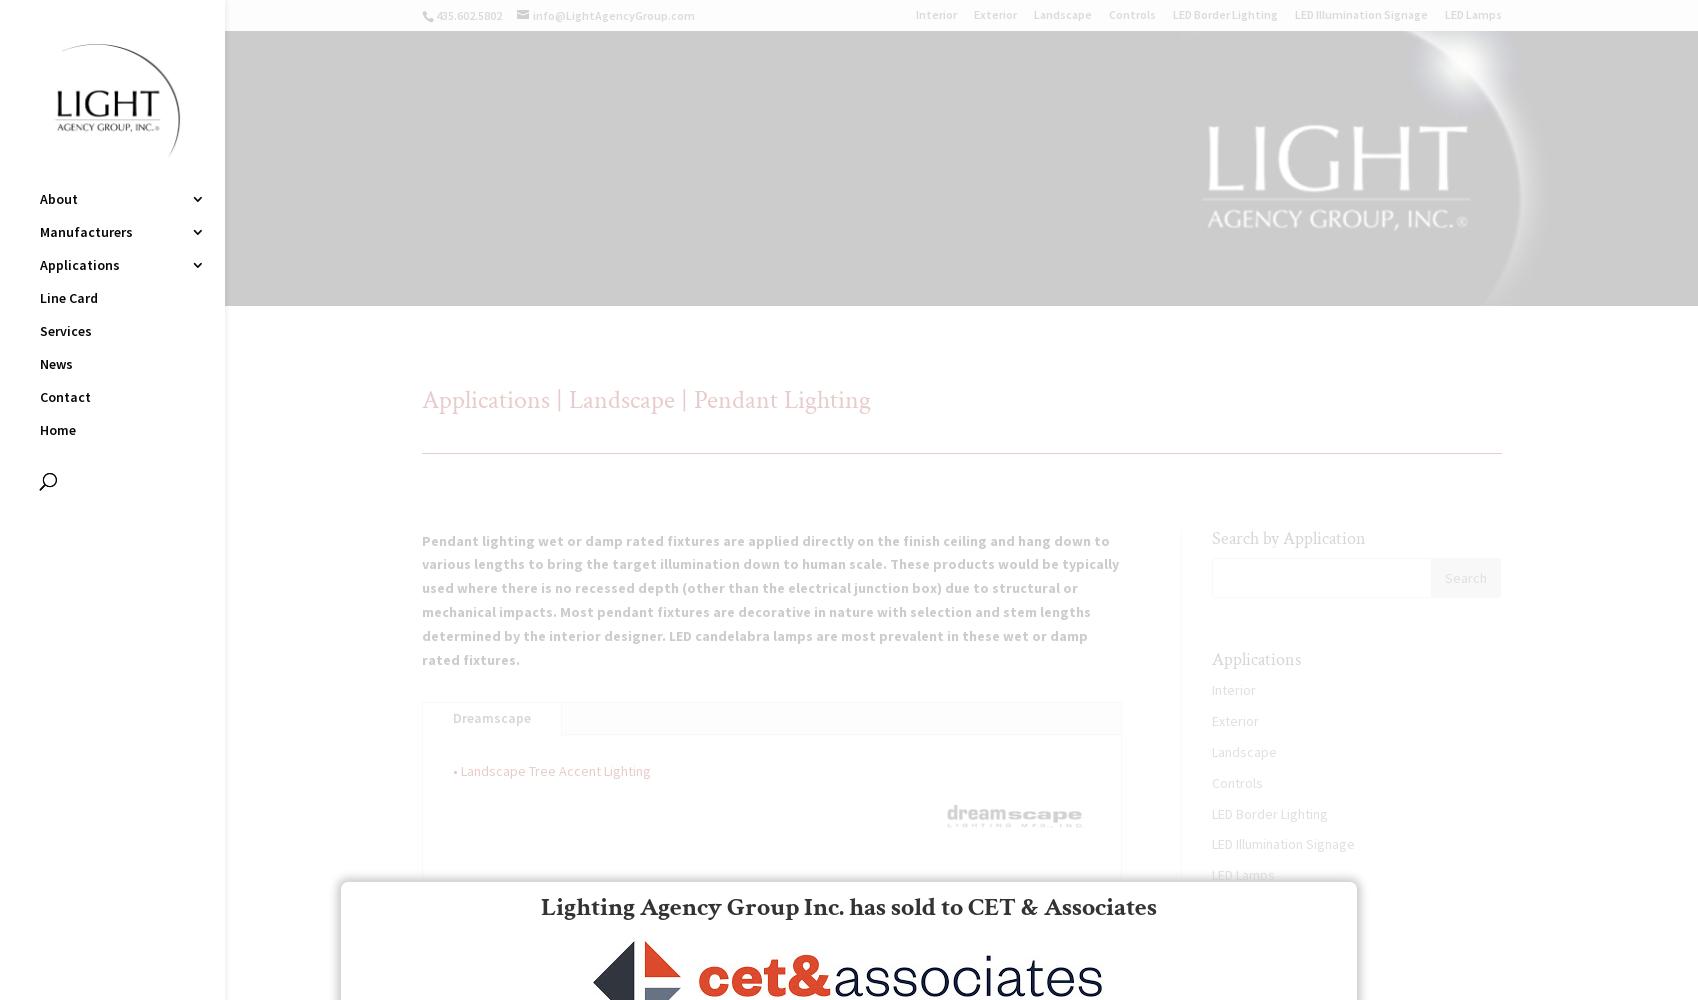 The width and height of the screenshot is (1698, 1000). I want to click on 'Mojo Illumination', so click(266, 432).